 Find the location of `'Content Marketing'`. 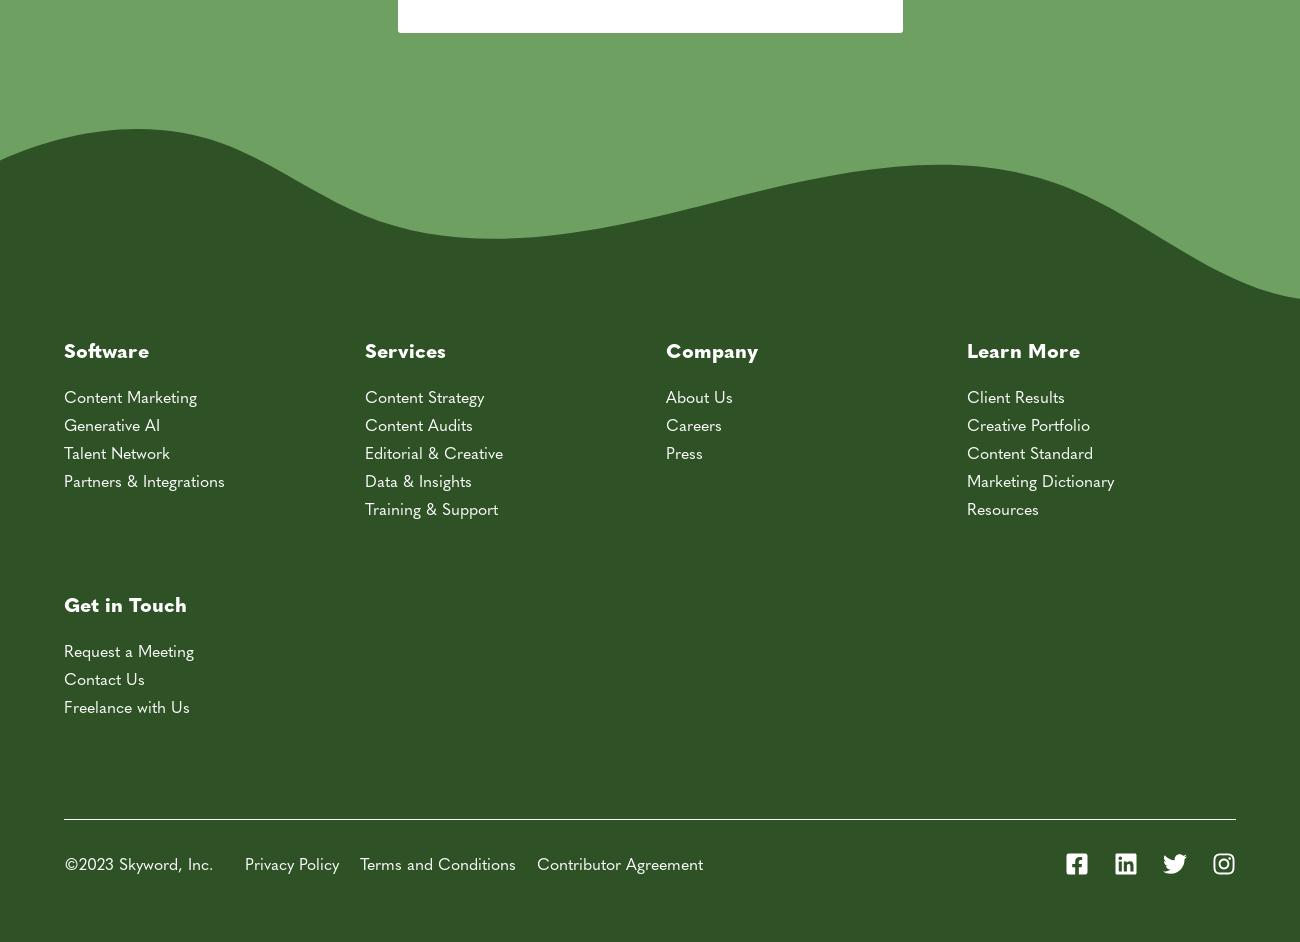

'Content Marketing' is located at coordinates (129, 395).